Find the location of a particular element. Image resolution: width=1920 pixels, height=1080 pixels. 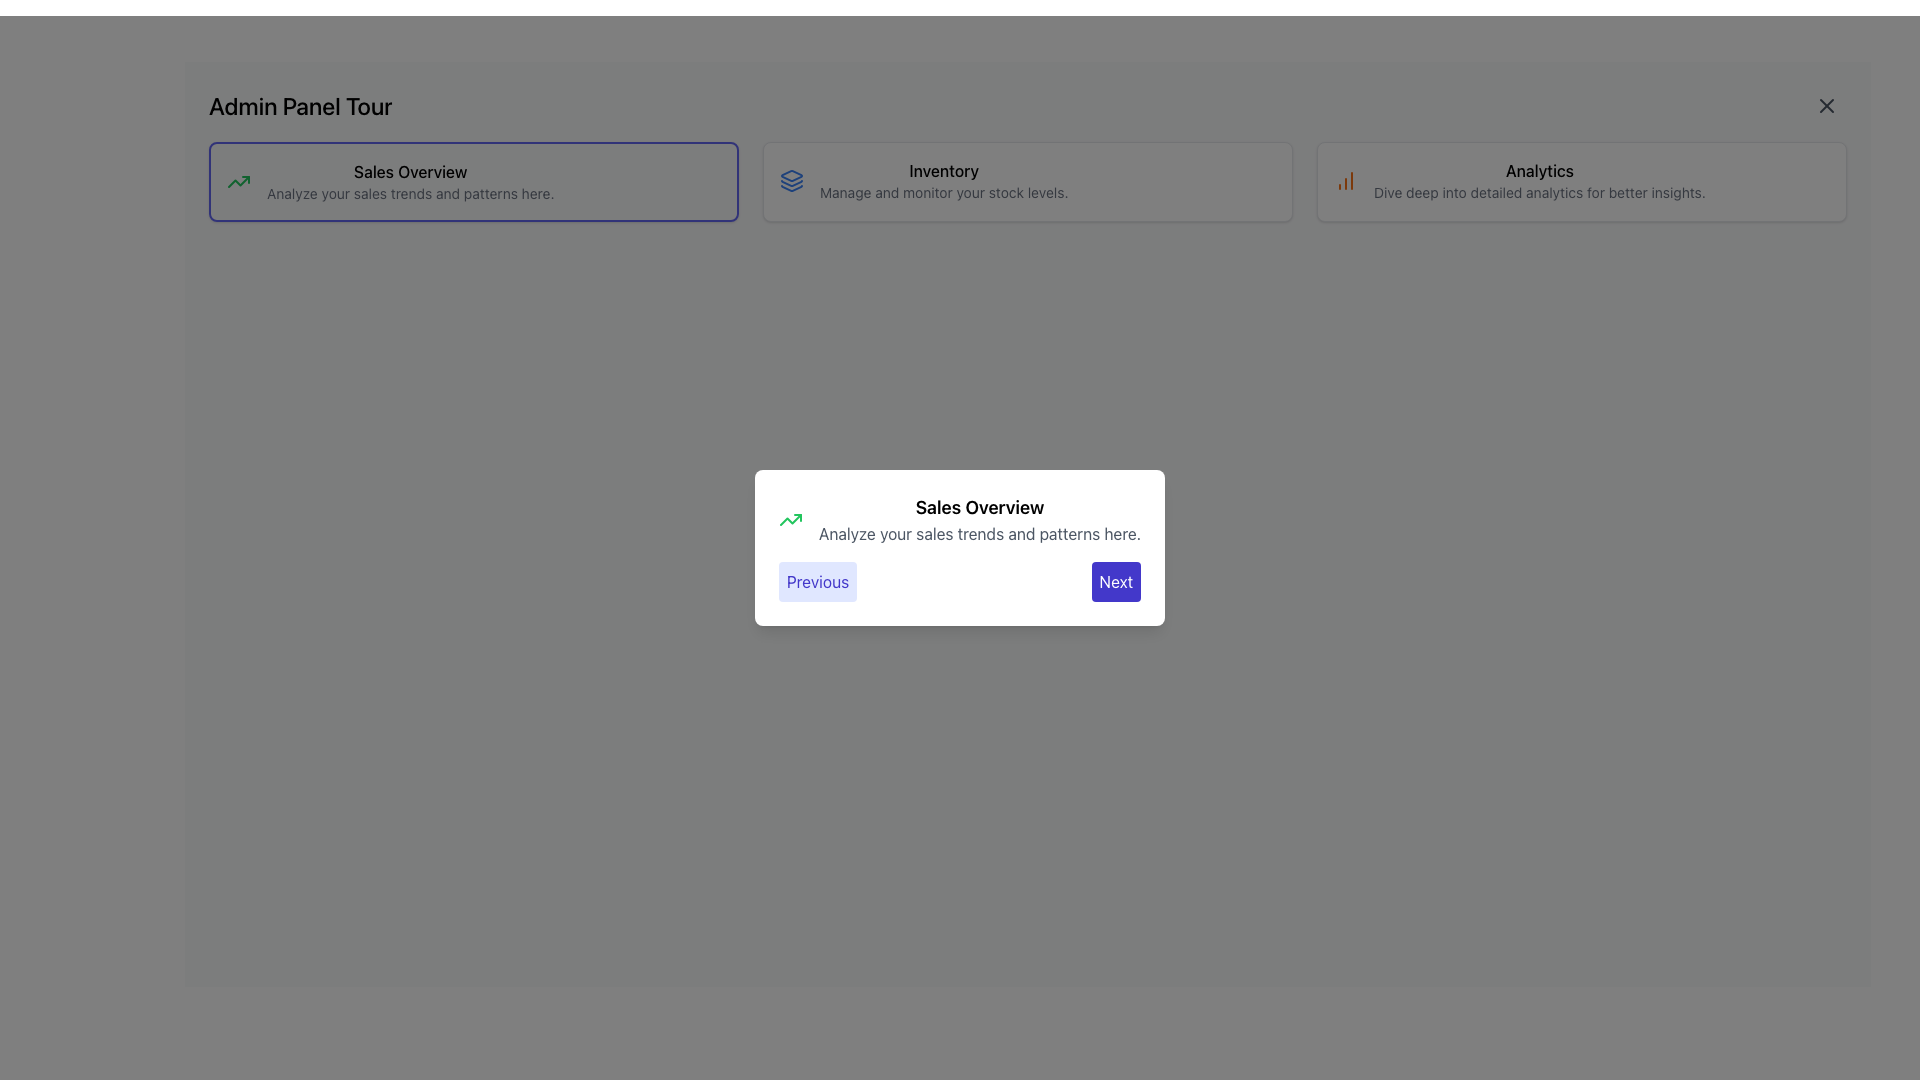

the blue icon depicting stacked layers located on the left side of the inventory management section is located at coordinates (791, 181).